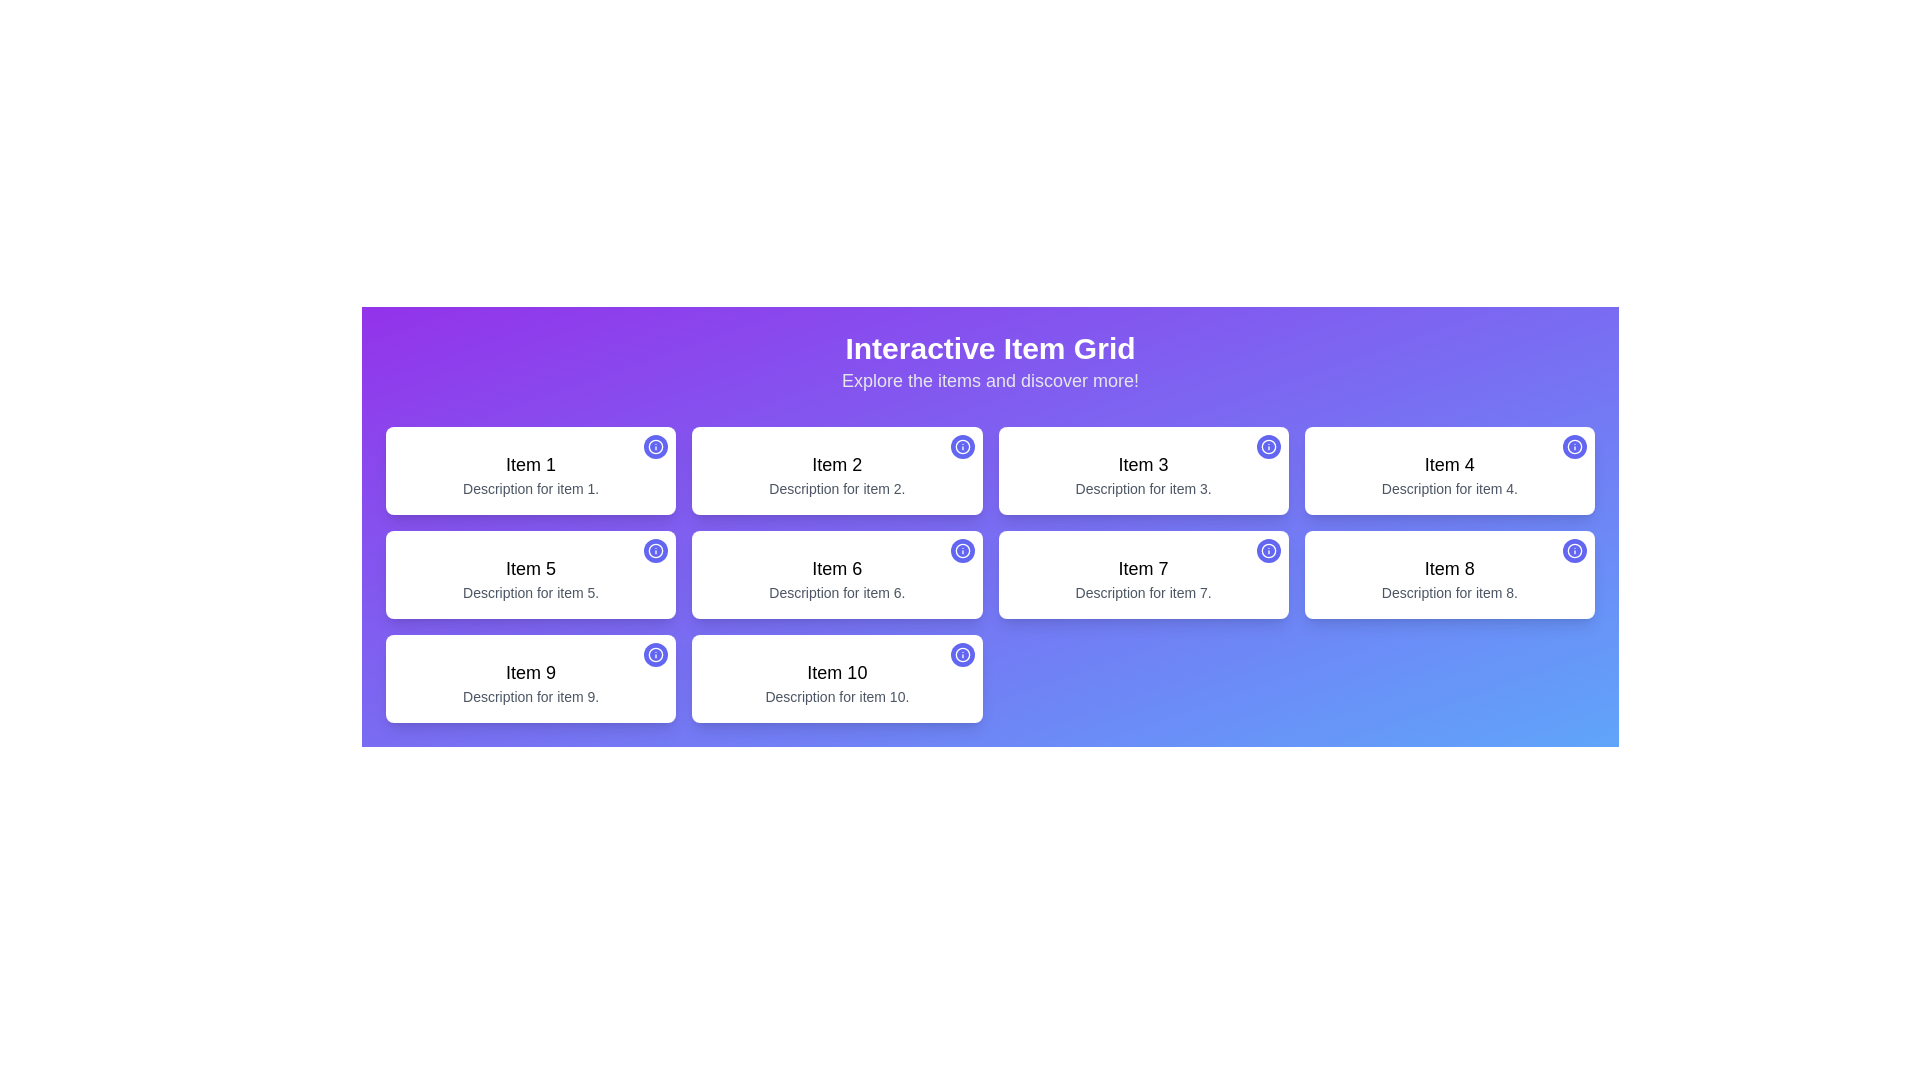 This screenshot has width=1920, height=1080. I want to click on the static text element located directly below the bold title 'Item 10' in the card labeled 'Item 10', which is positioned in the second row, second column of a 2x5 grid layout, so click(837, 696).